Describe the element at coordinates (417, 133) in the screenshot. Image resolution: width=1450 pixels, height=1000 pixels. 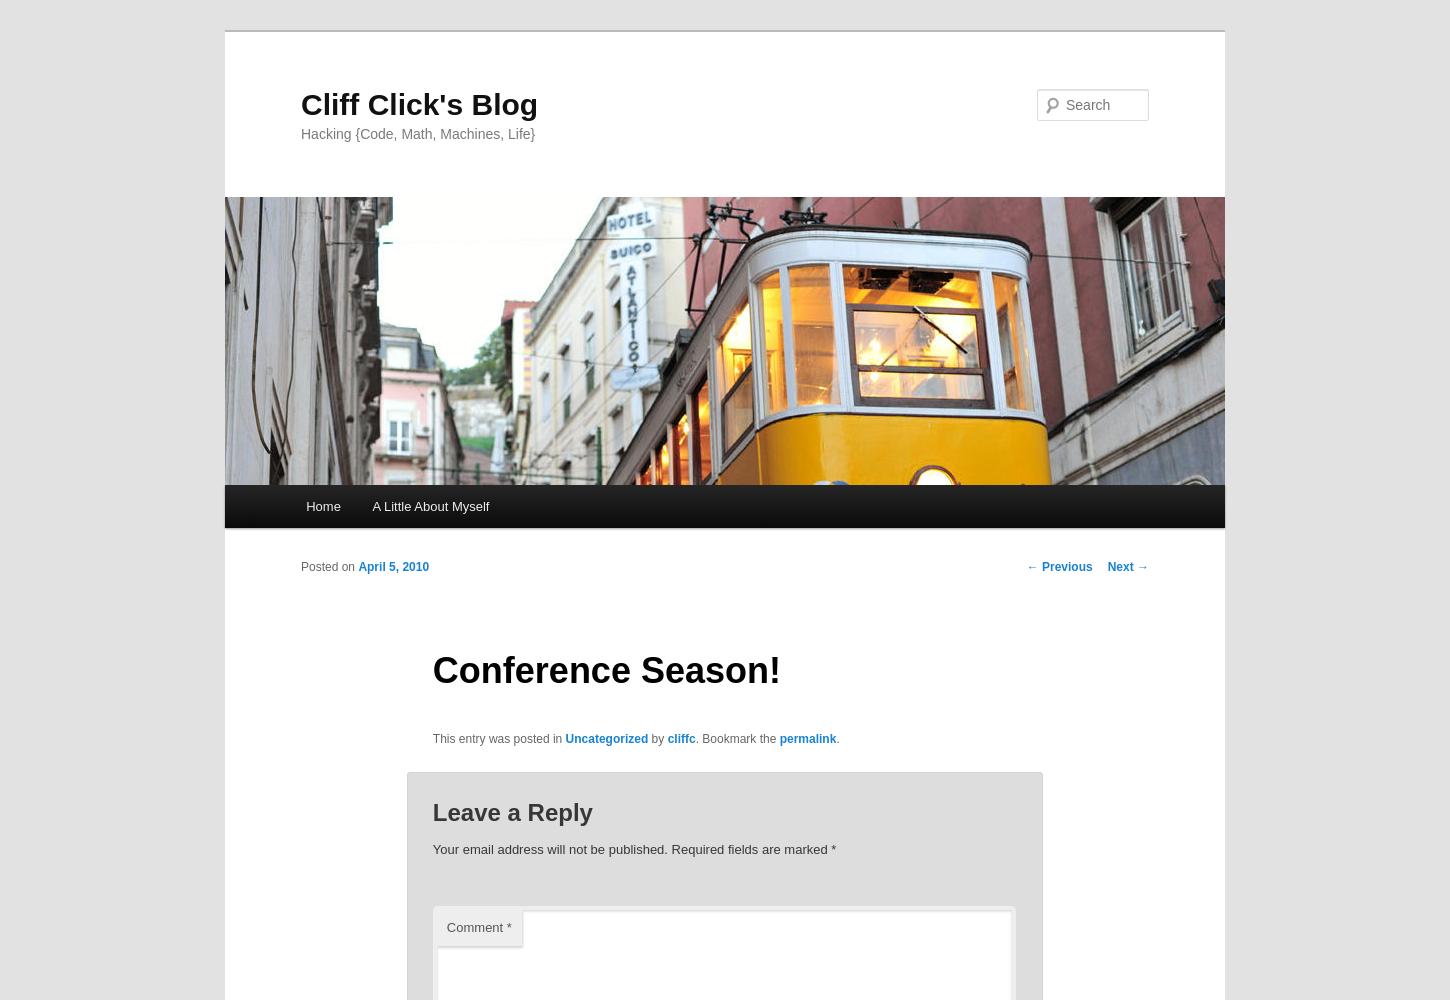
I see `'Hacking {Code, Math, Machines, Life}'` at that location.